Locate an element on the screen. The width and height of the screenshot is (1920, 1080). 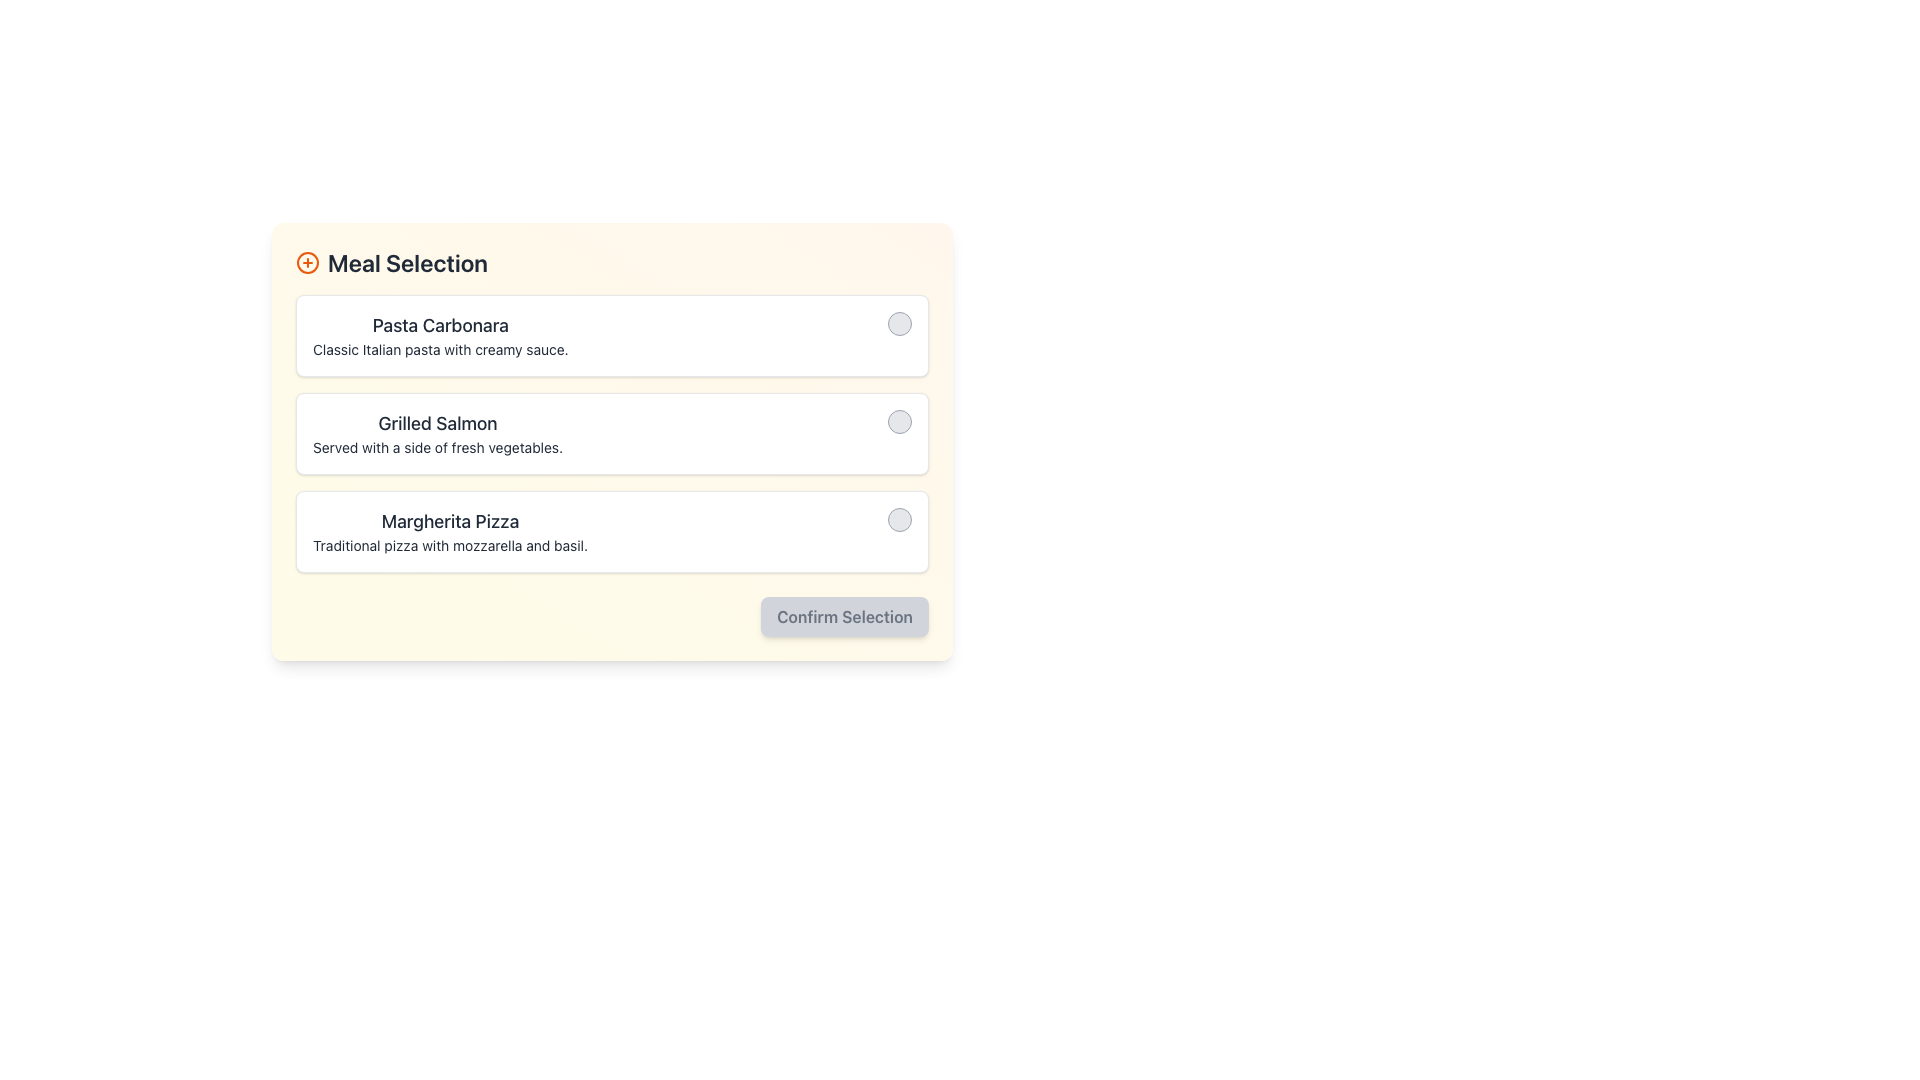
the static text description providing information about the 'Grilled Salmon' menu item, located directly below the header of this menu item is located at coordinates (437, 446).